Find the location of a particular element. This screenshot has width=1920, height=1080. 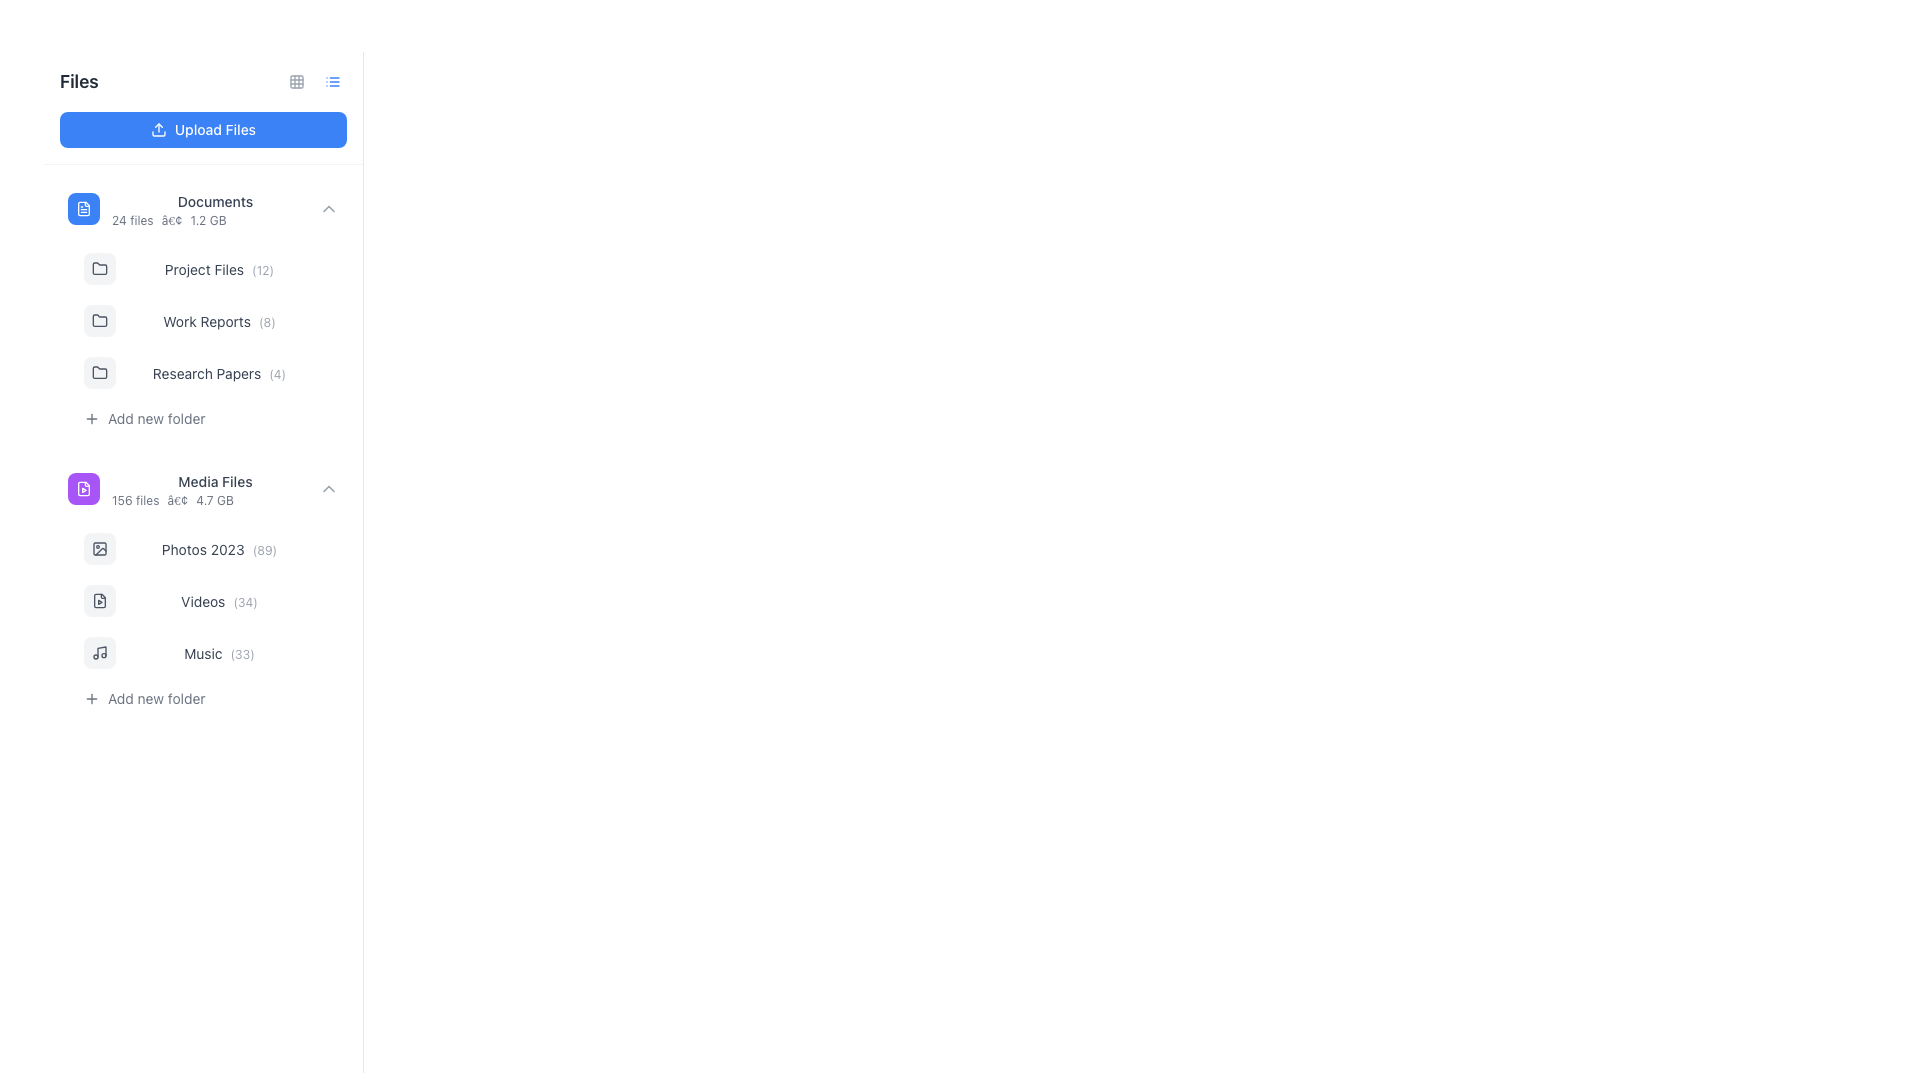

the purple square icon with a white outlined video file symbol located in the 'Media Files' panel on the left sidebar, positioned near the top-left corner, just before the text 'Media Files' is located at coordinates (82, 489).